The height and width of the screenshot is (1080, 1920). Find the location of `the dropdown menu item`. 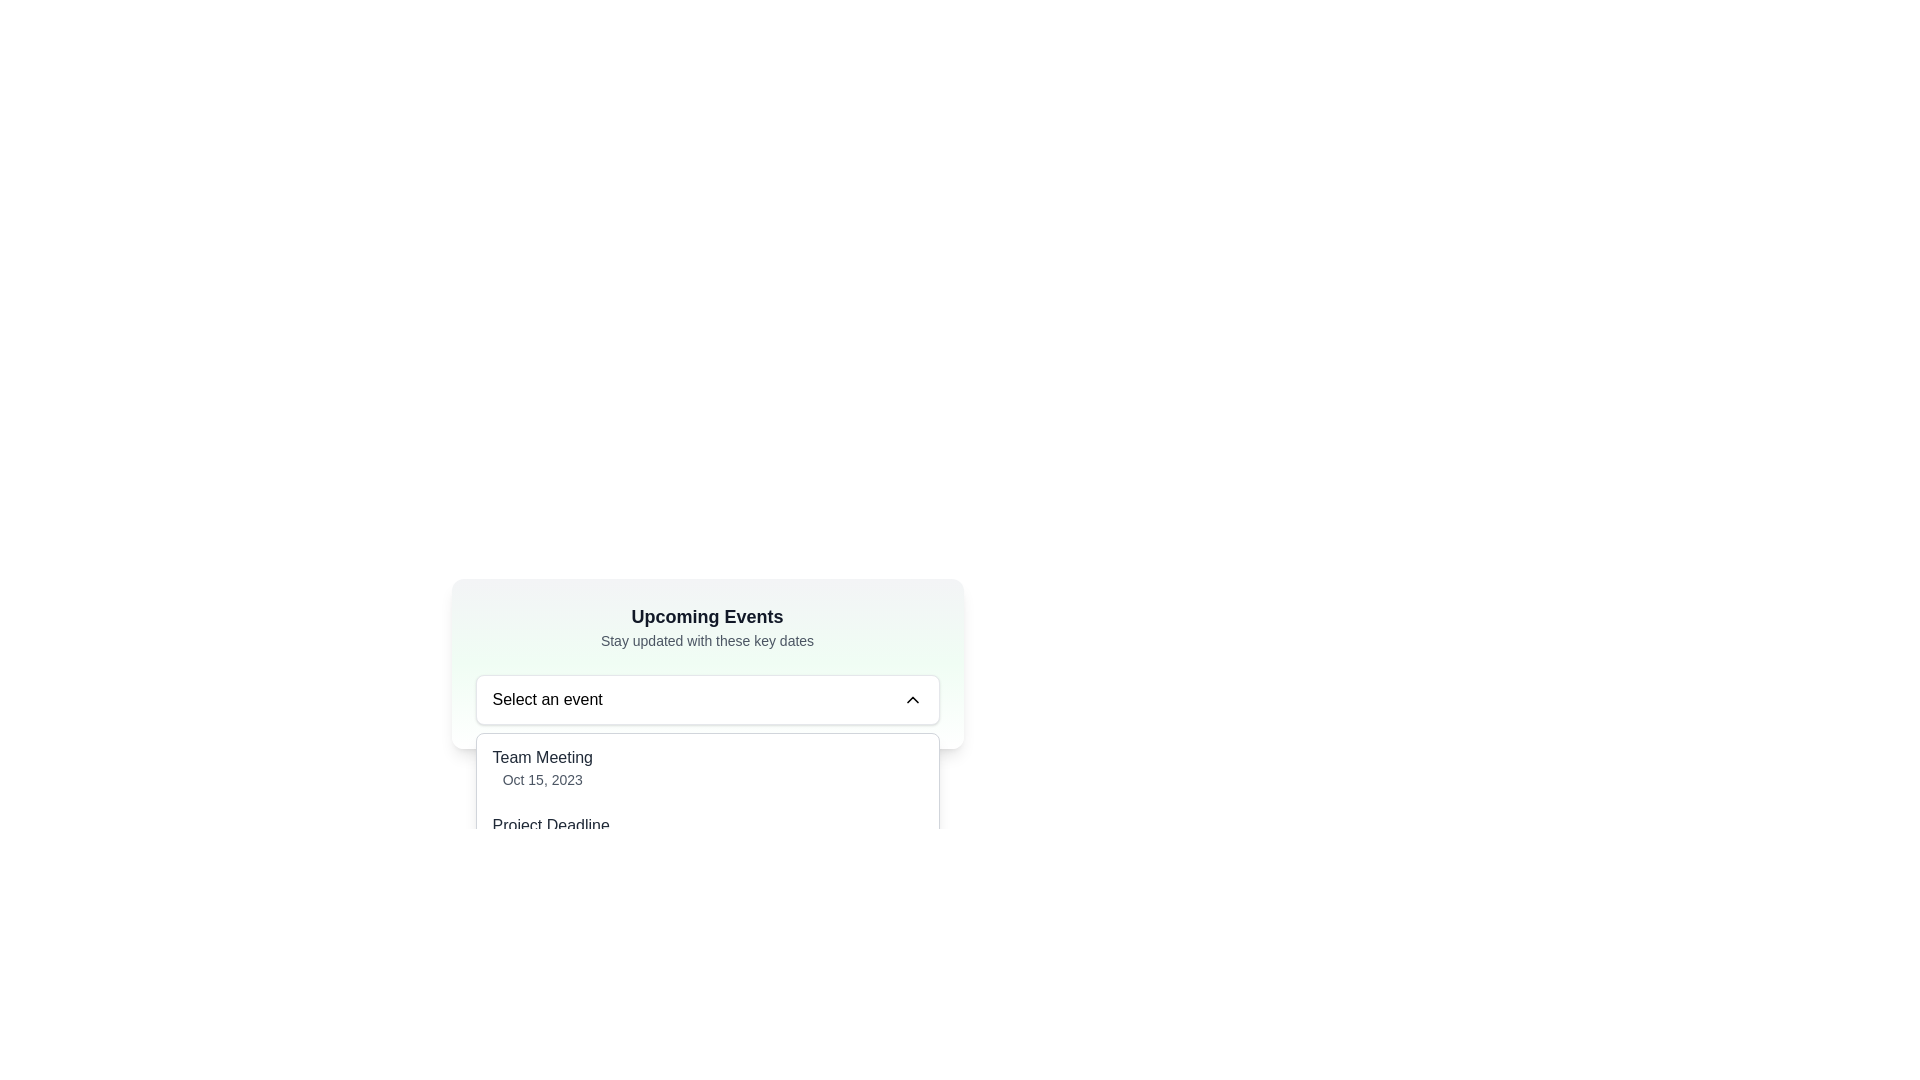

the dropdown menu item is located at coordinates (707, 836).